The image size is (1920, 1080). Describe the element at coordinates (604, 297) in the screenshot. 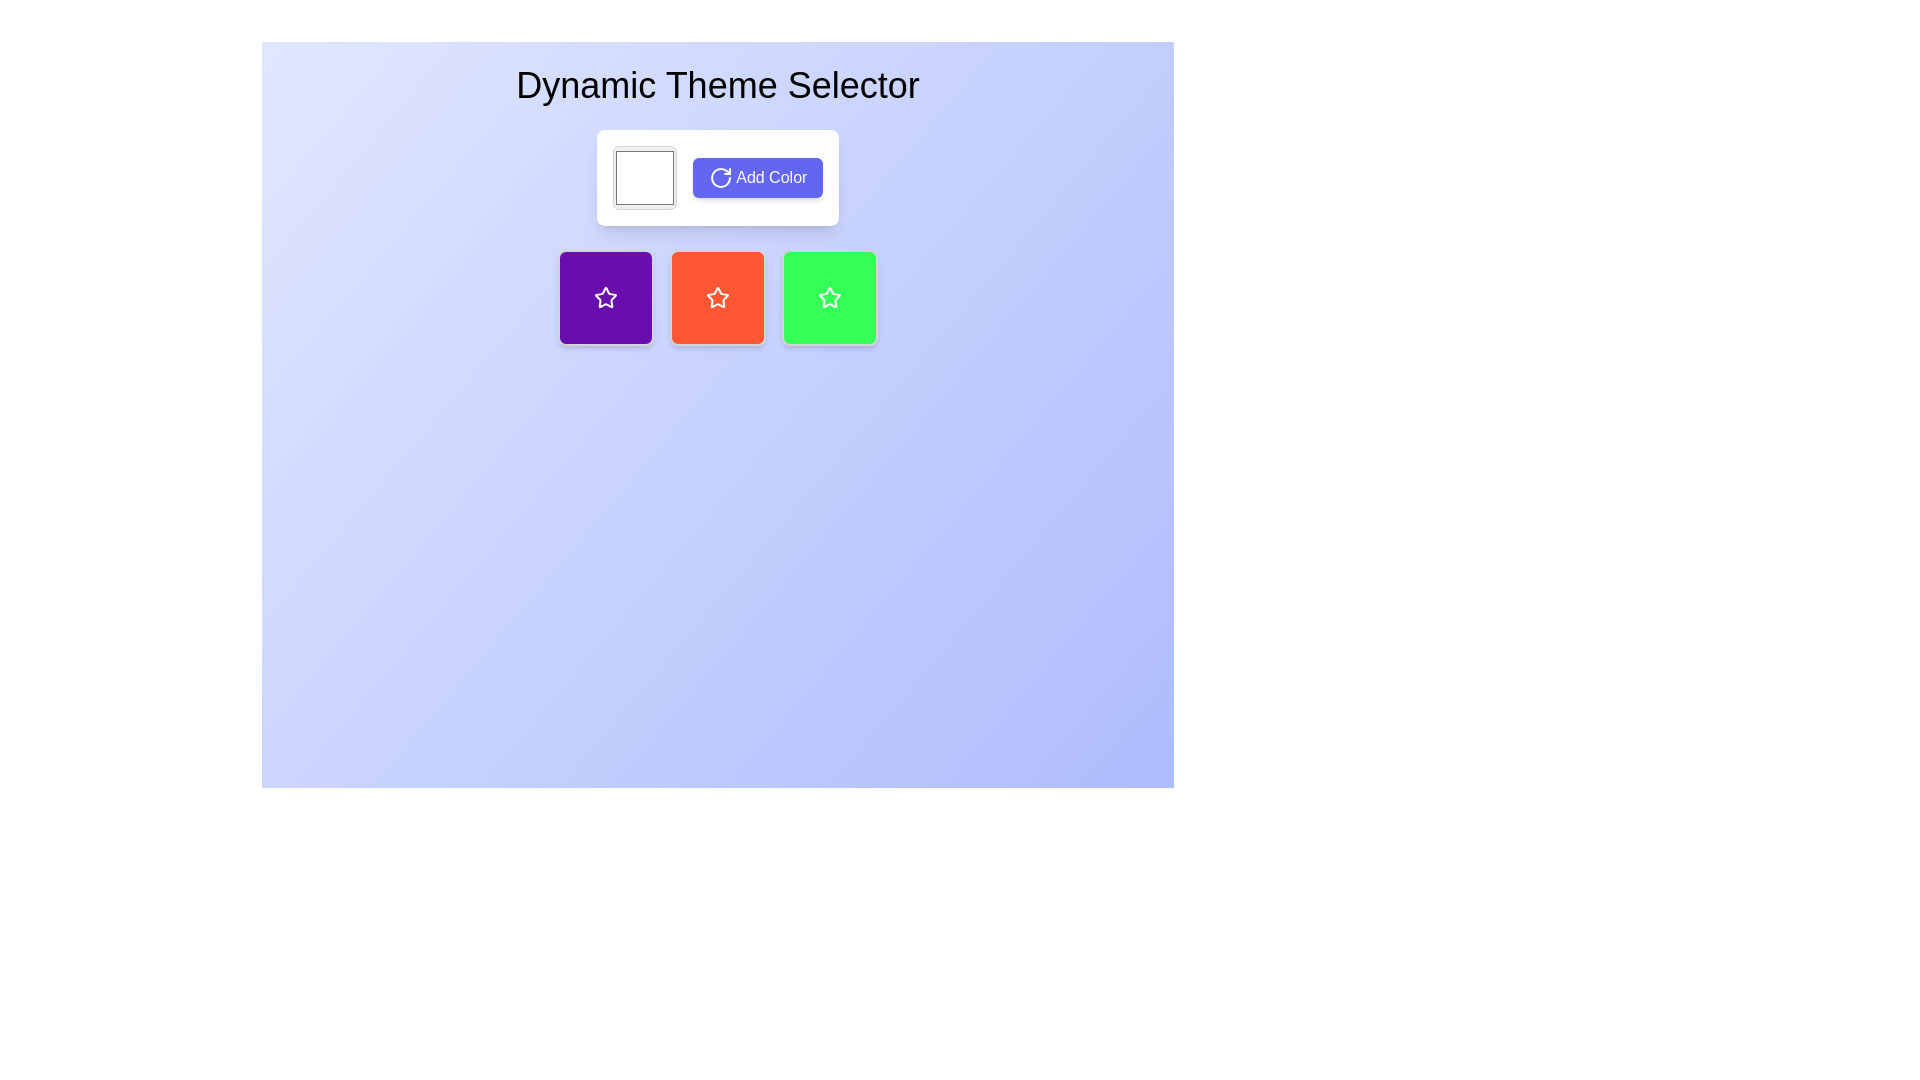

I see `the star-shaped icon with a white outline and transparent fill, located in the center of the purple square in the Dynamic Theme Selector section` at that location.